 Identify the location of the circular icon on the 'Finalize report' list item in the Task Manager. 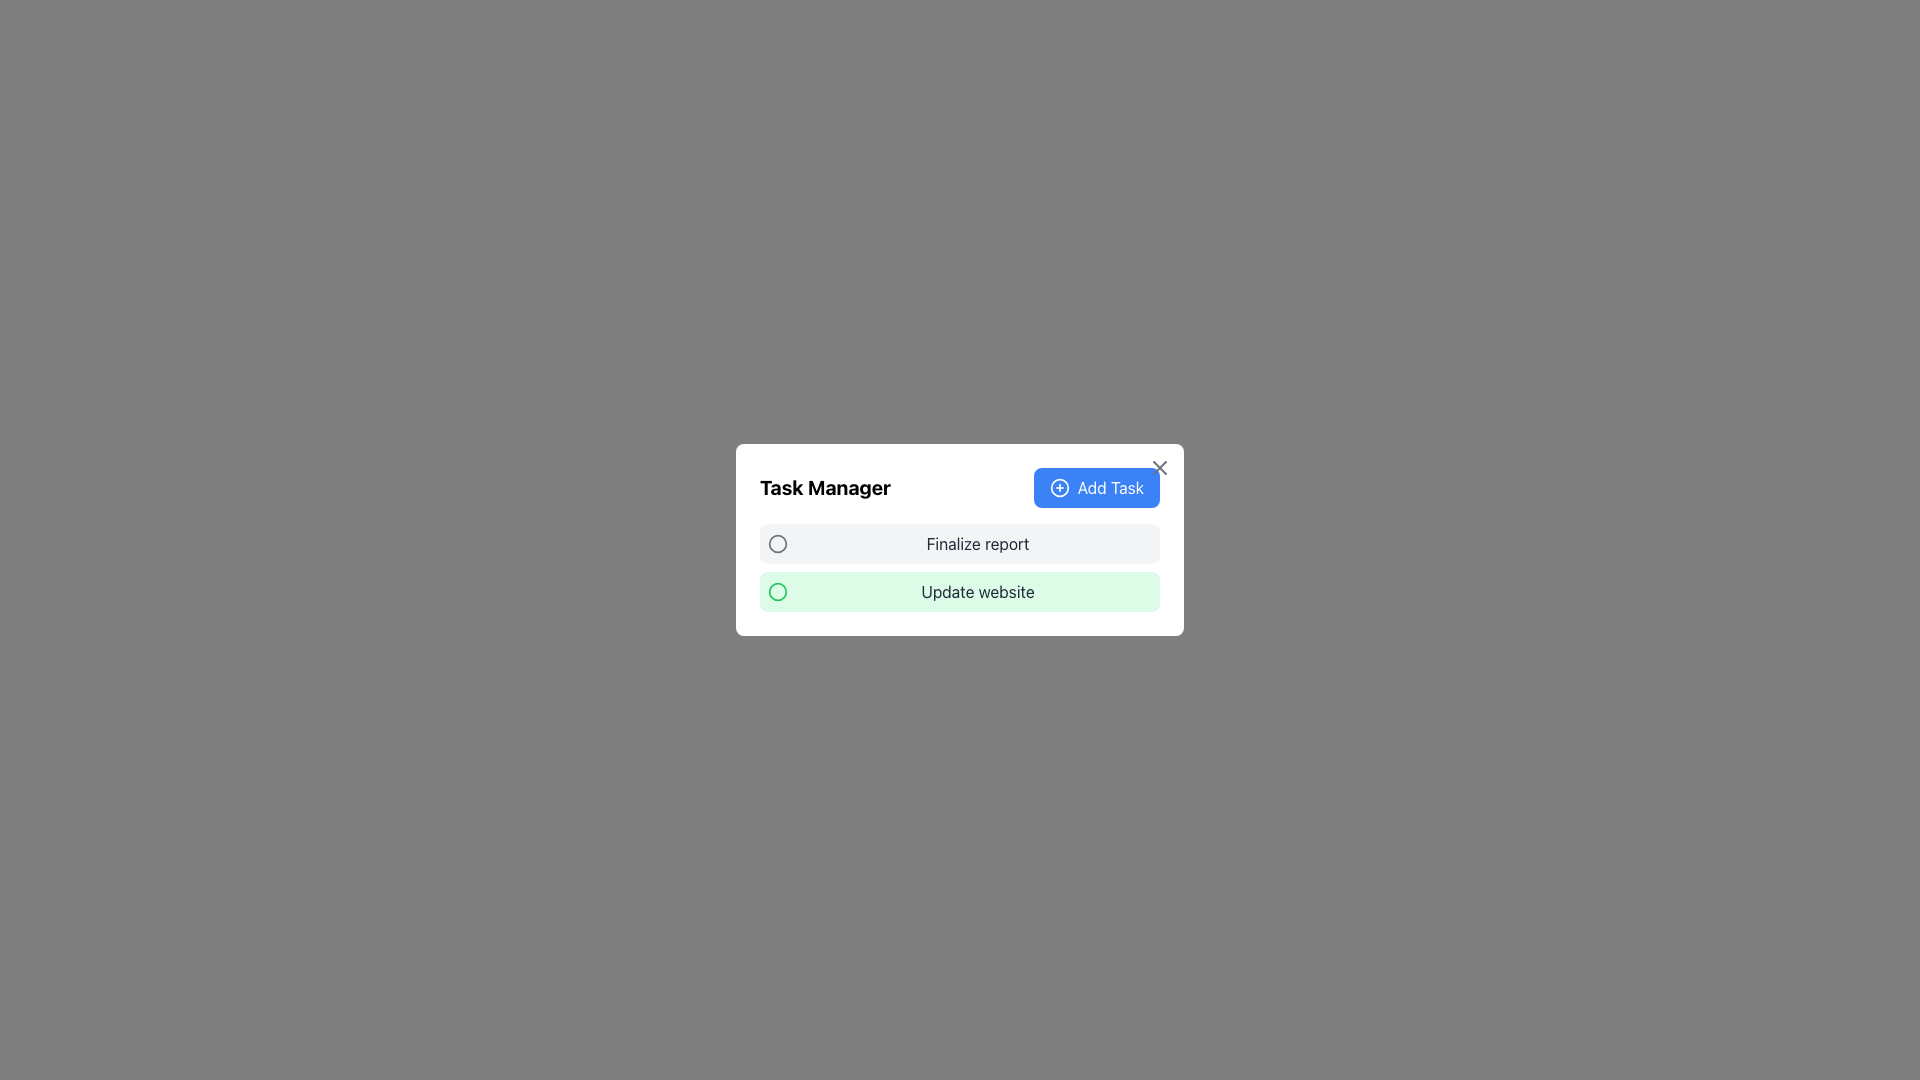
(960, 543).